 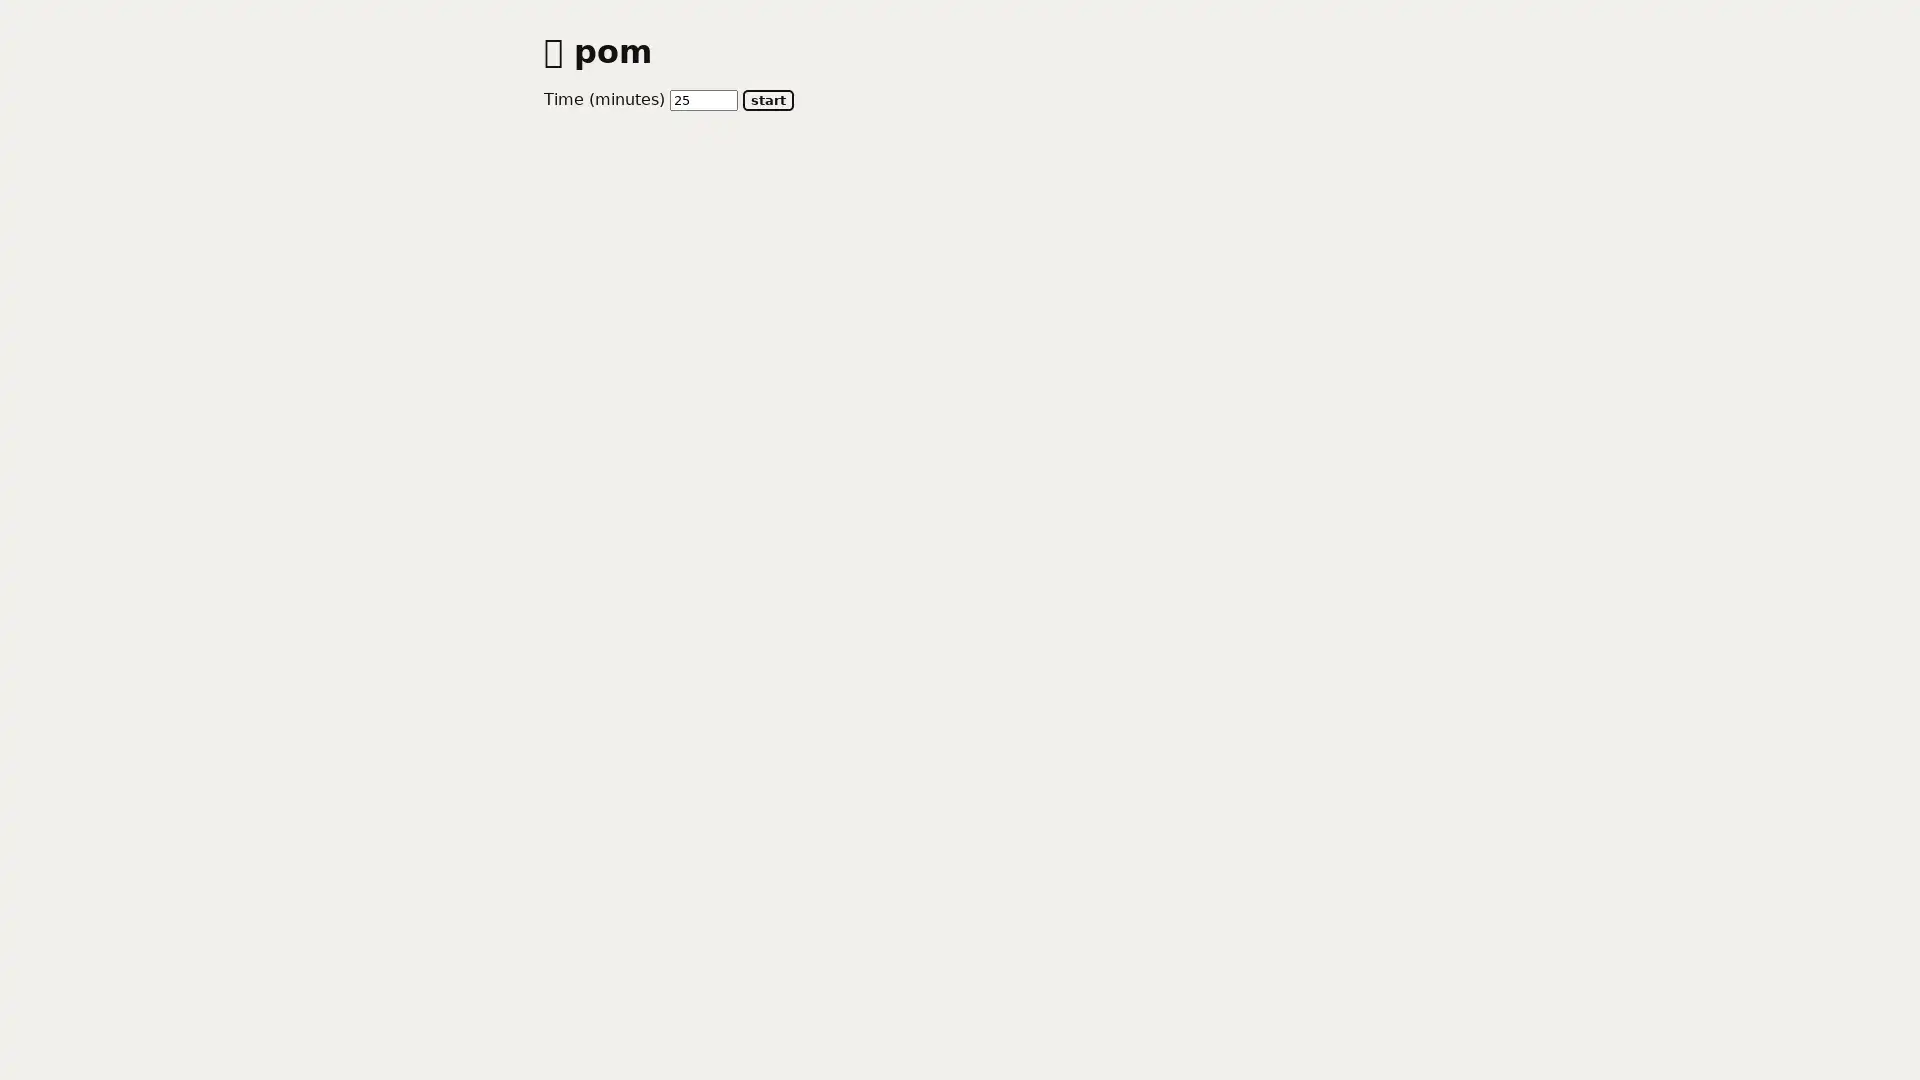 I want to click on start, so click(x=767, y=100).